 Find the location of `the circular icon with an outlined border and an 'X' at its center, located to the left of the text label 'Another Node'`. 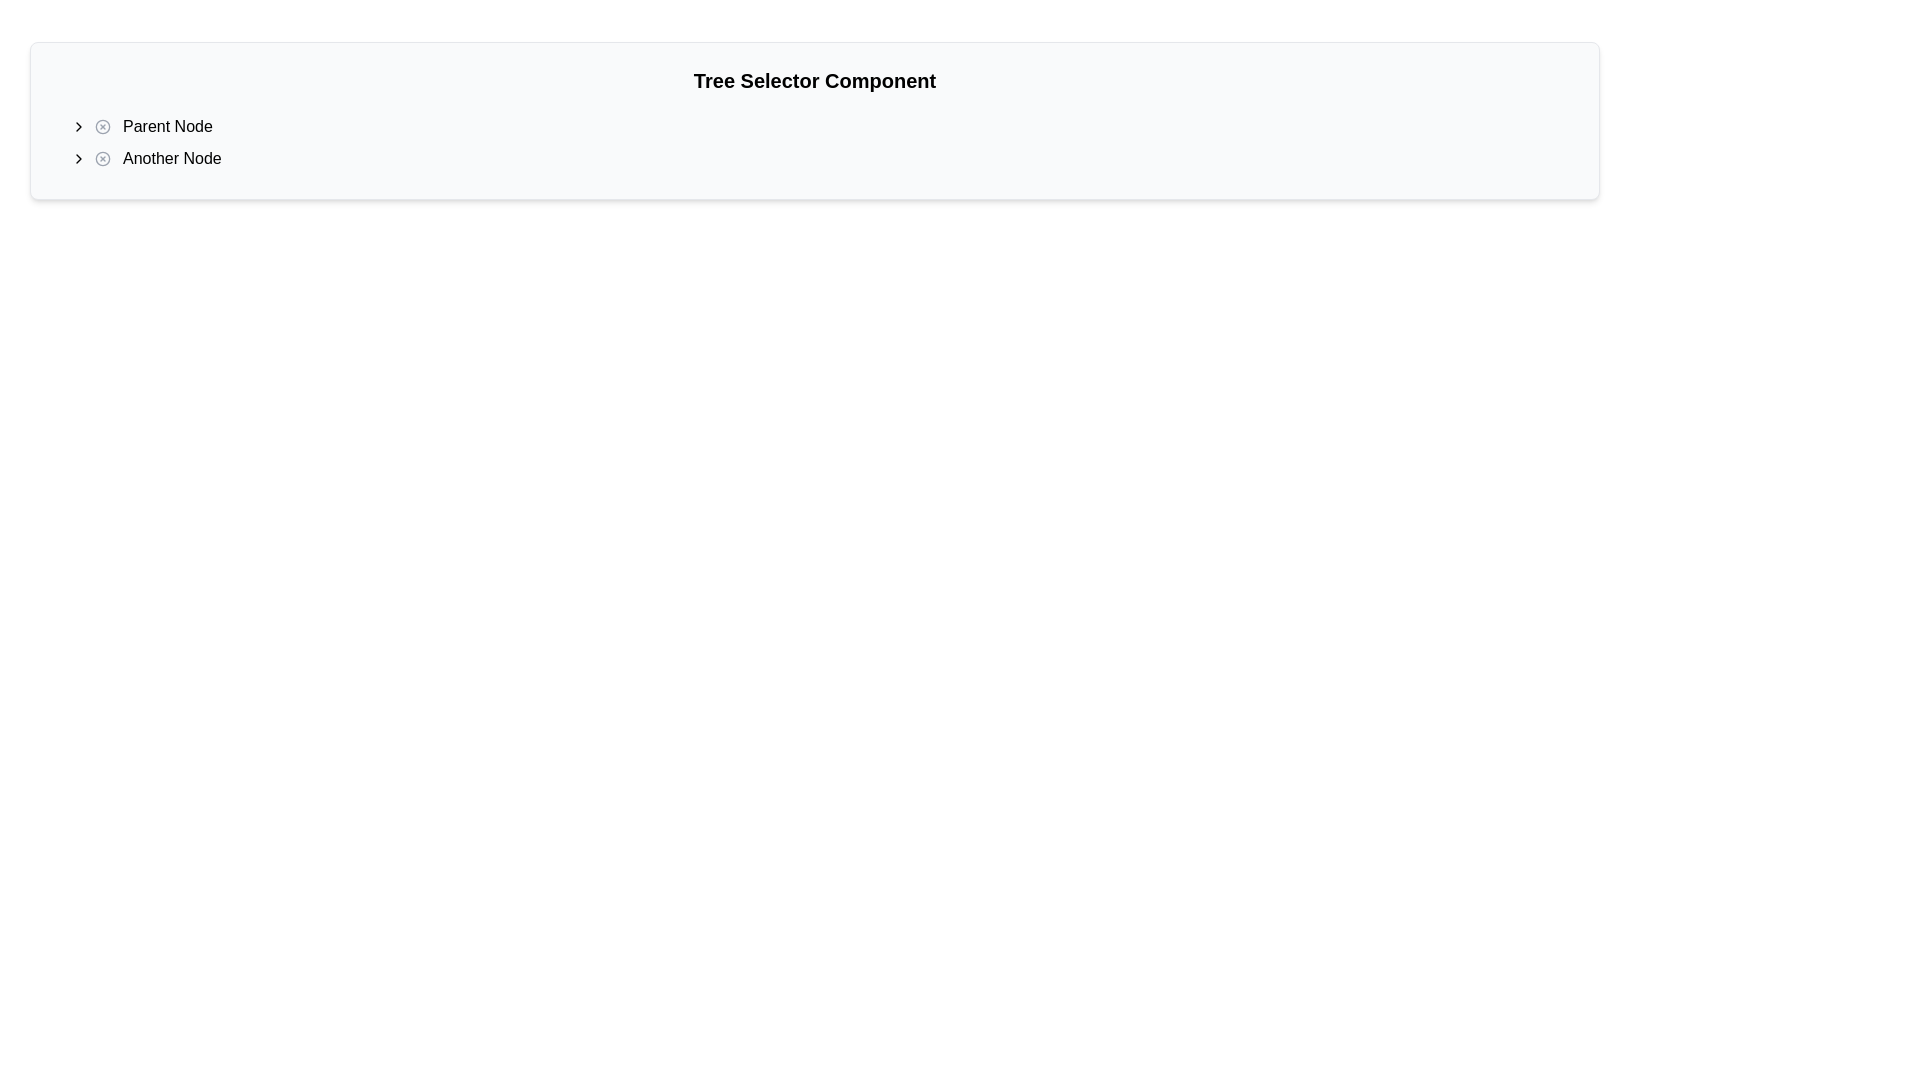

the circular icon with an outlined border and an 'X' at its center, located to the left of the text label 'Another Node' is located at coordinates (101, 157).